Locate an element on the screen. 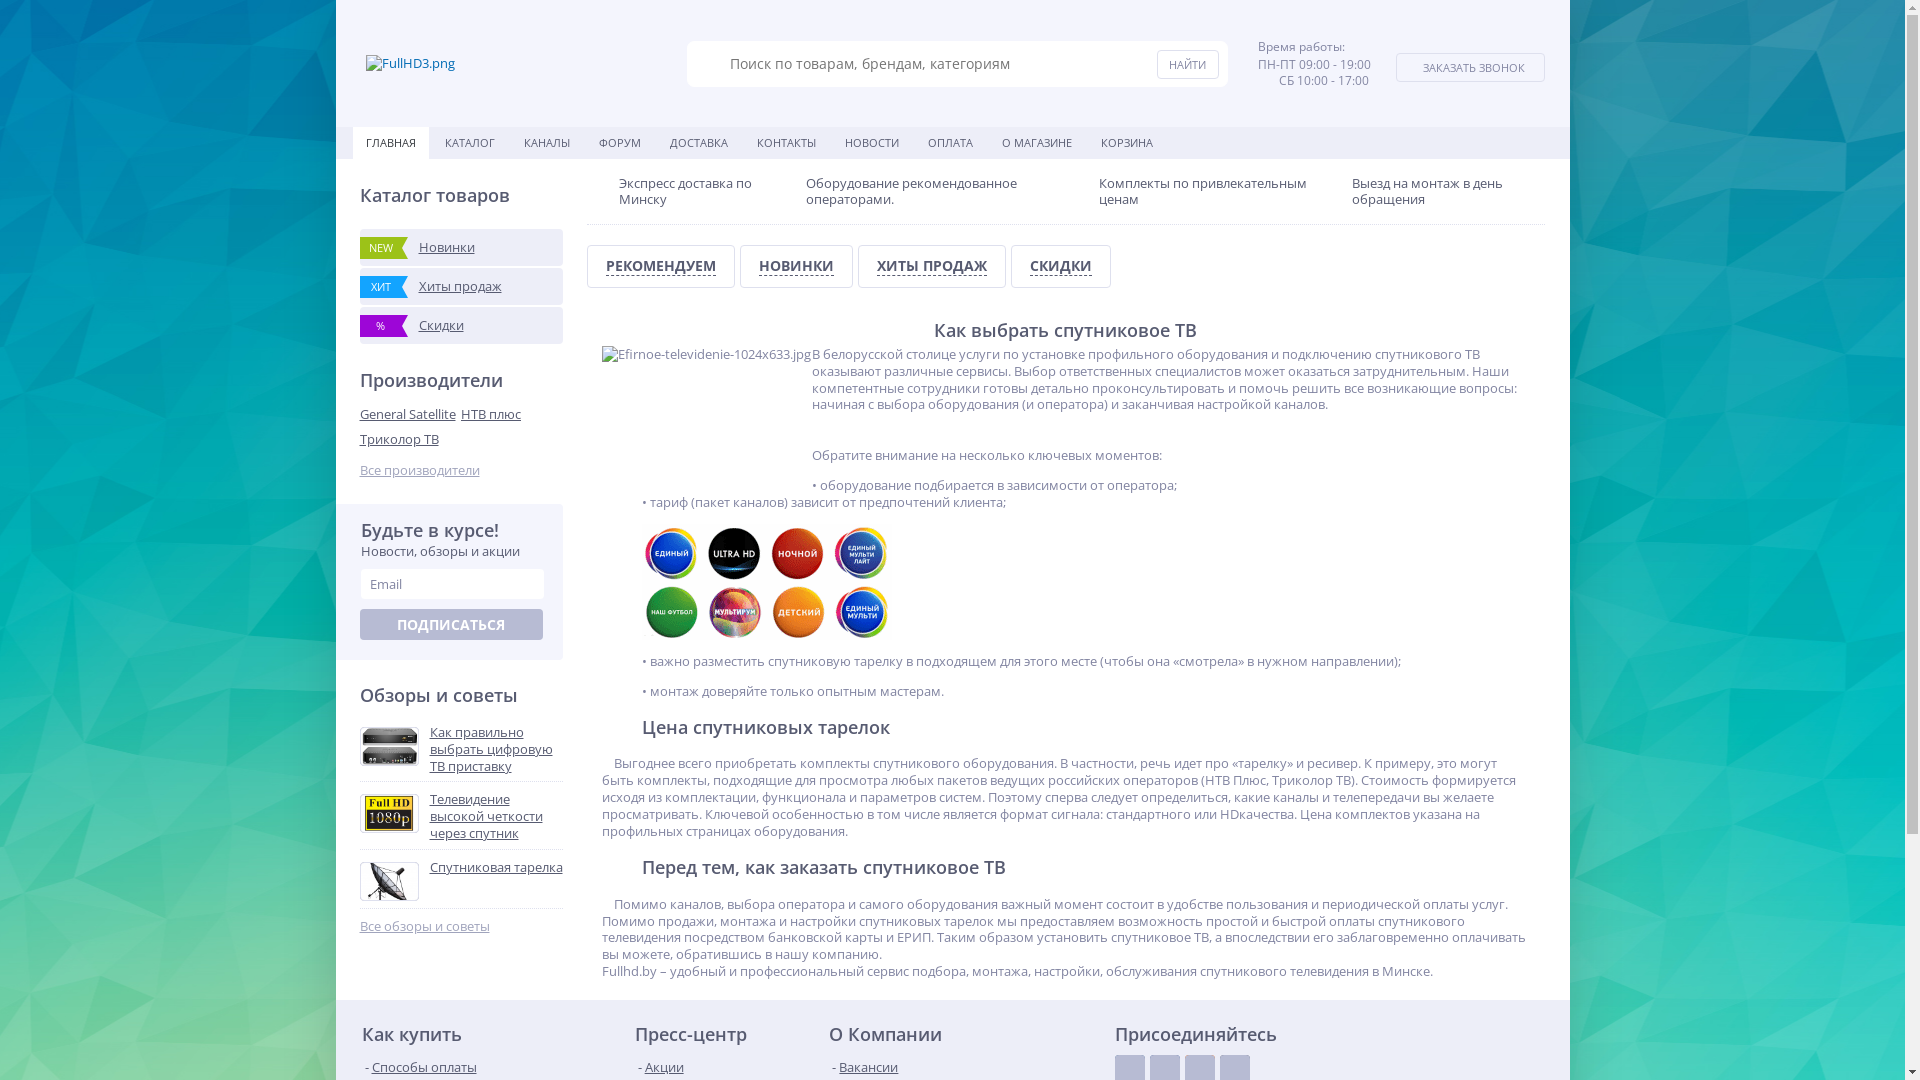 The width and height of the screenshot is (1920, 1080). 'General Satellite' is located at coordinates (410, 413).